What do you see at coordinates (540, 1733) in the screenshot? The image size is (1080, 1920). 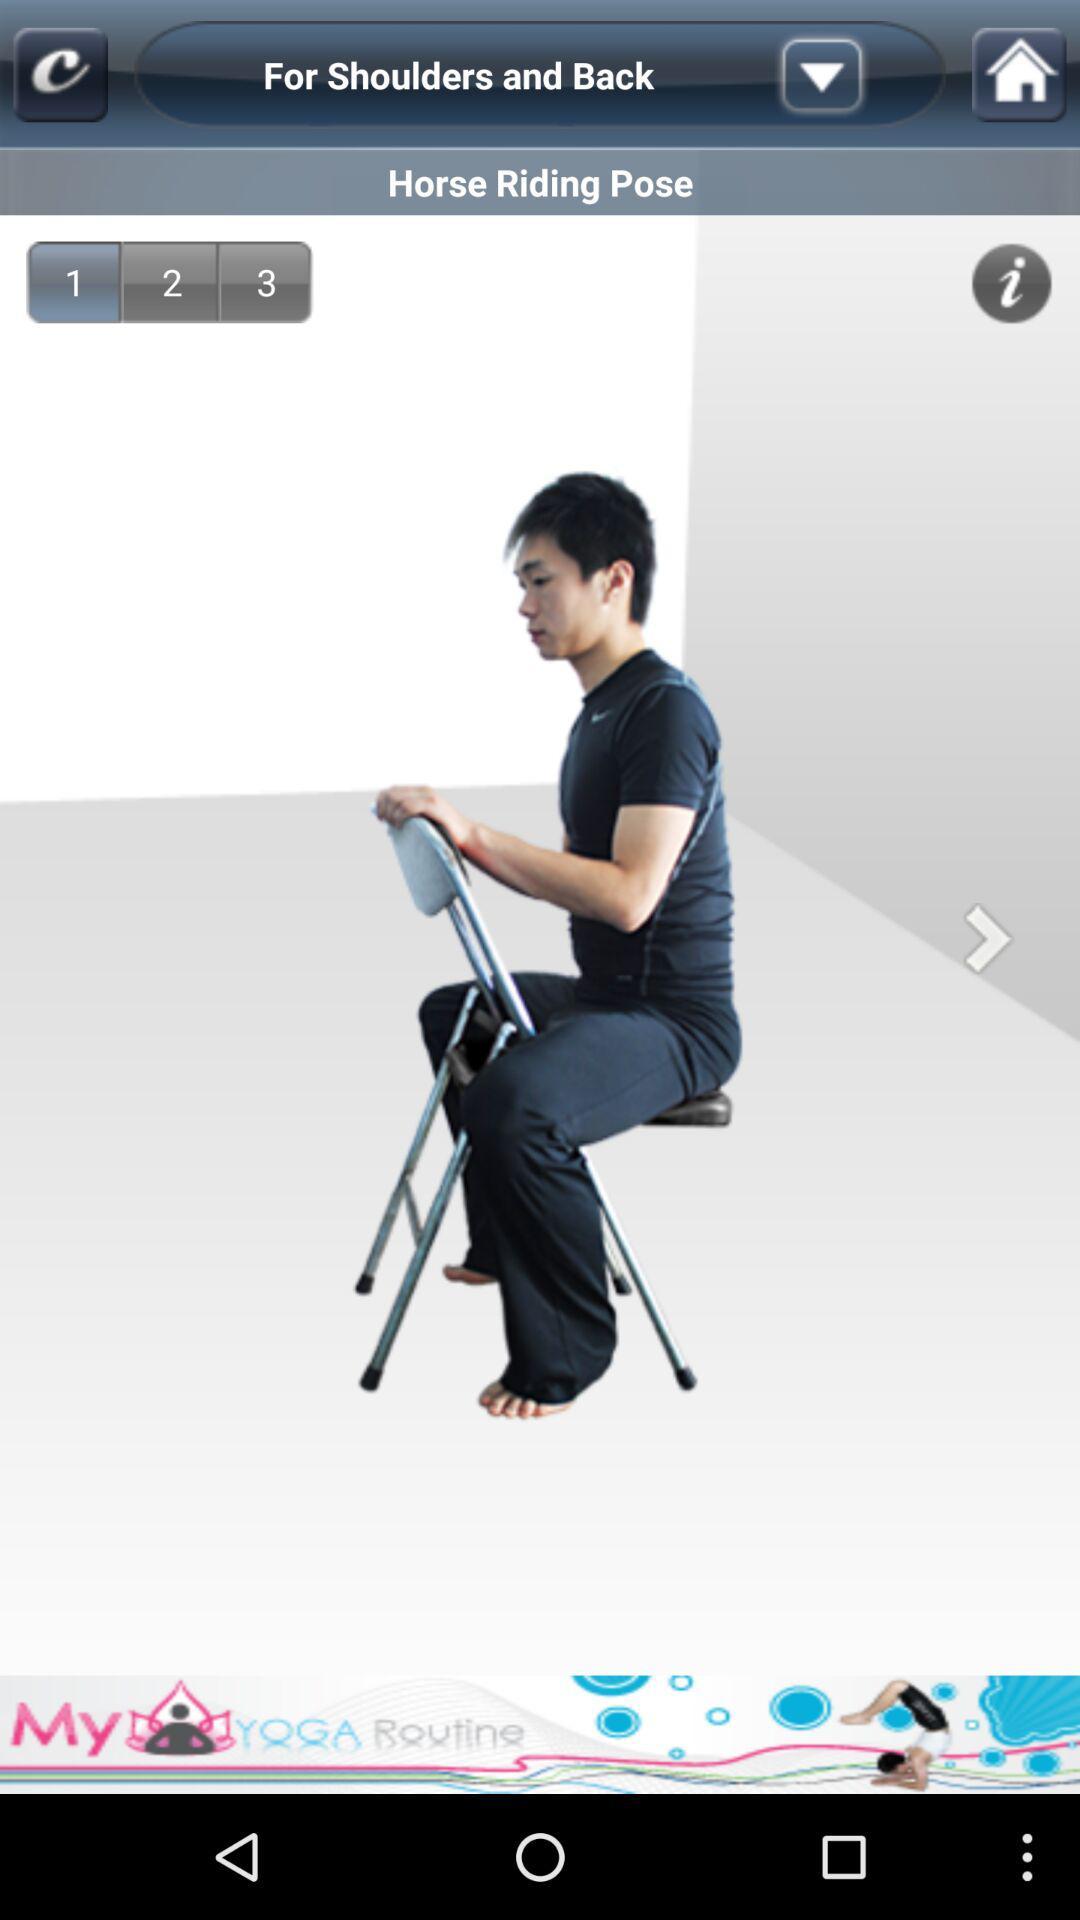 I see `advertisement` at bounding box center [540, 1733].